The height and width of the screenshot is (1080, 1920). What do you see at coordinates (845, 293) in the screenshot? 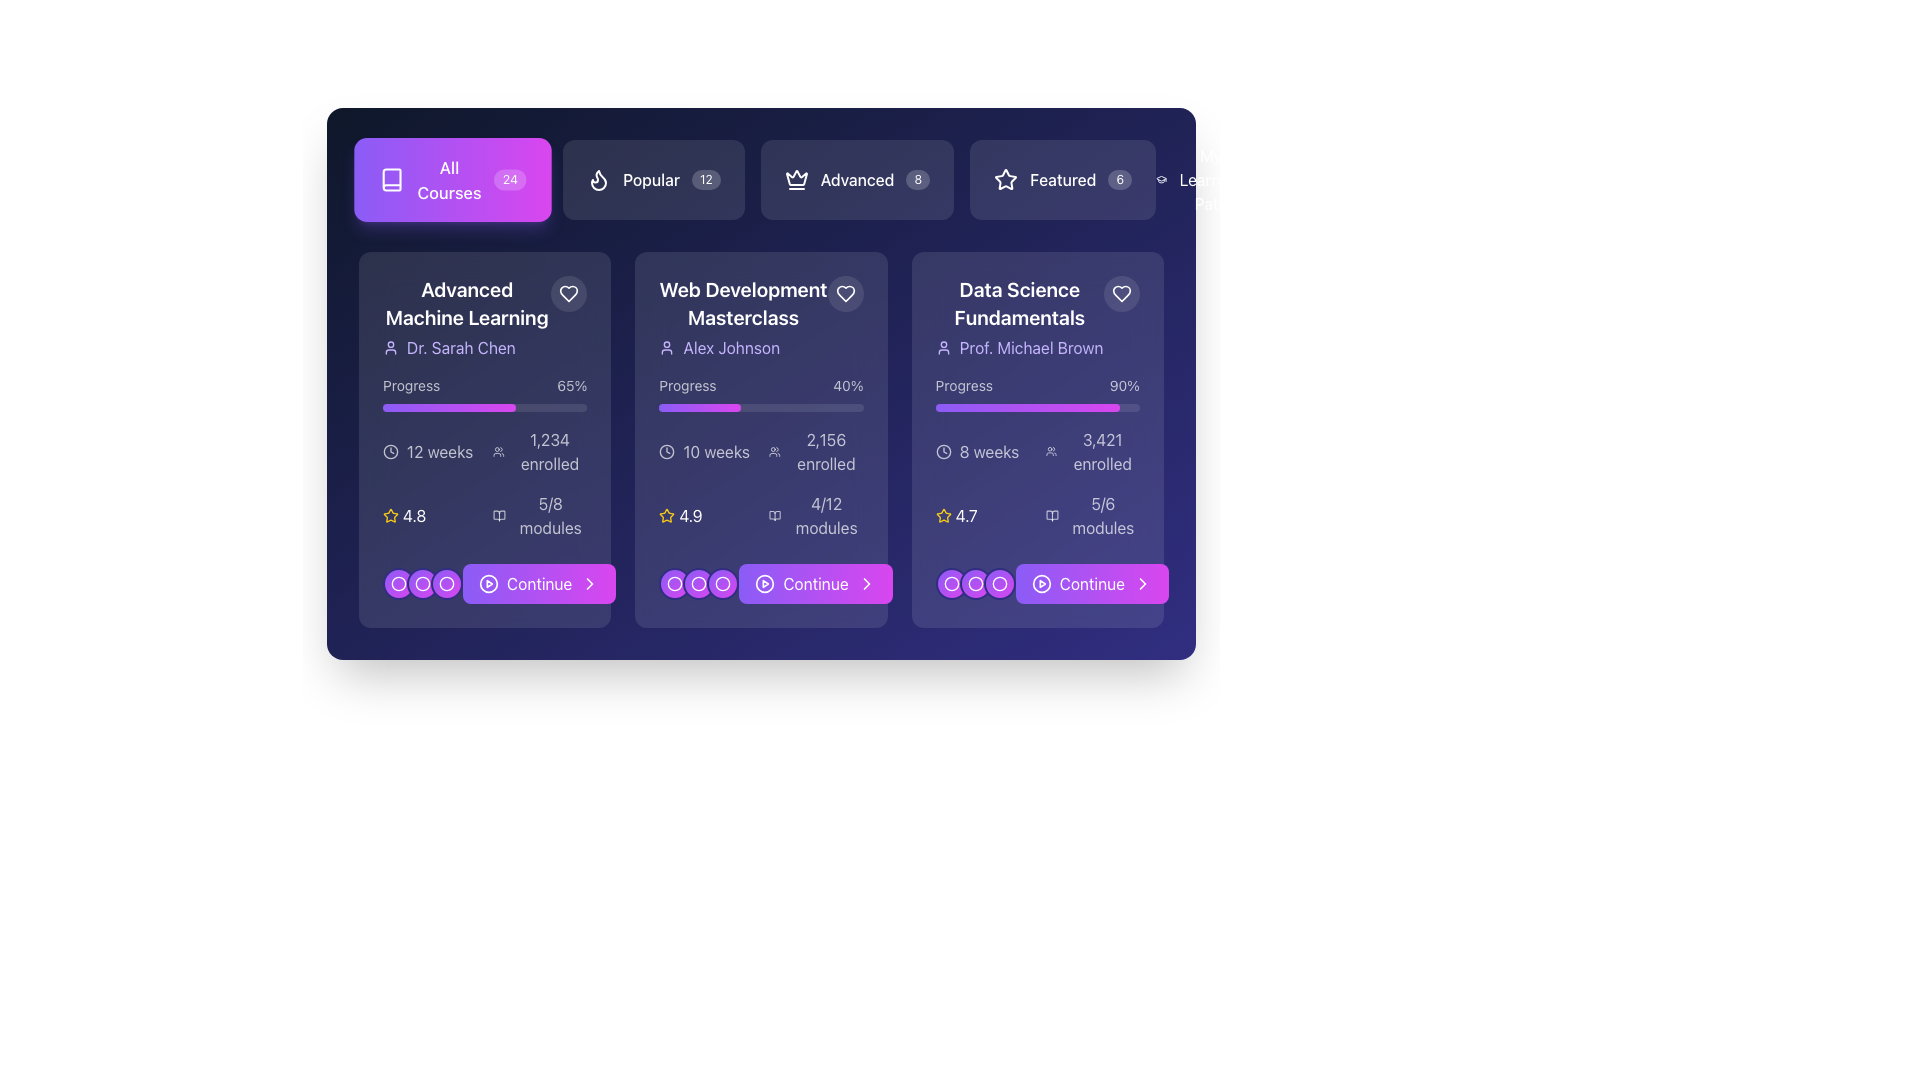
I see `the rounded circular button with a heart icon located in the upper-right corner of the 'Web Development Masterclass' card` at bounding box center [845, 293].